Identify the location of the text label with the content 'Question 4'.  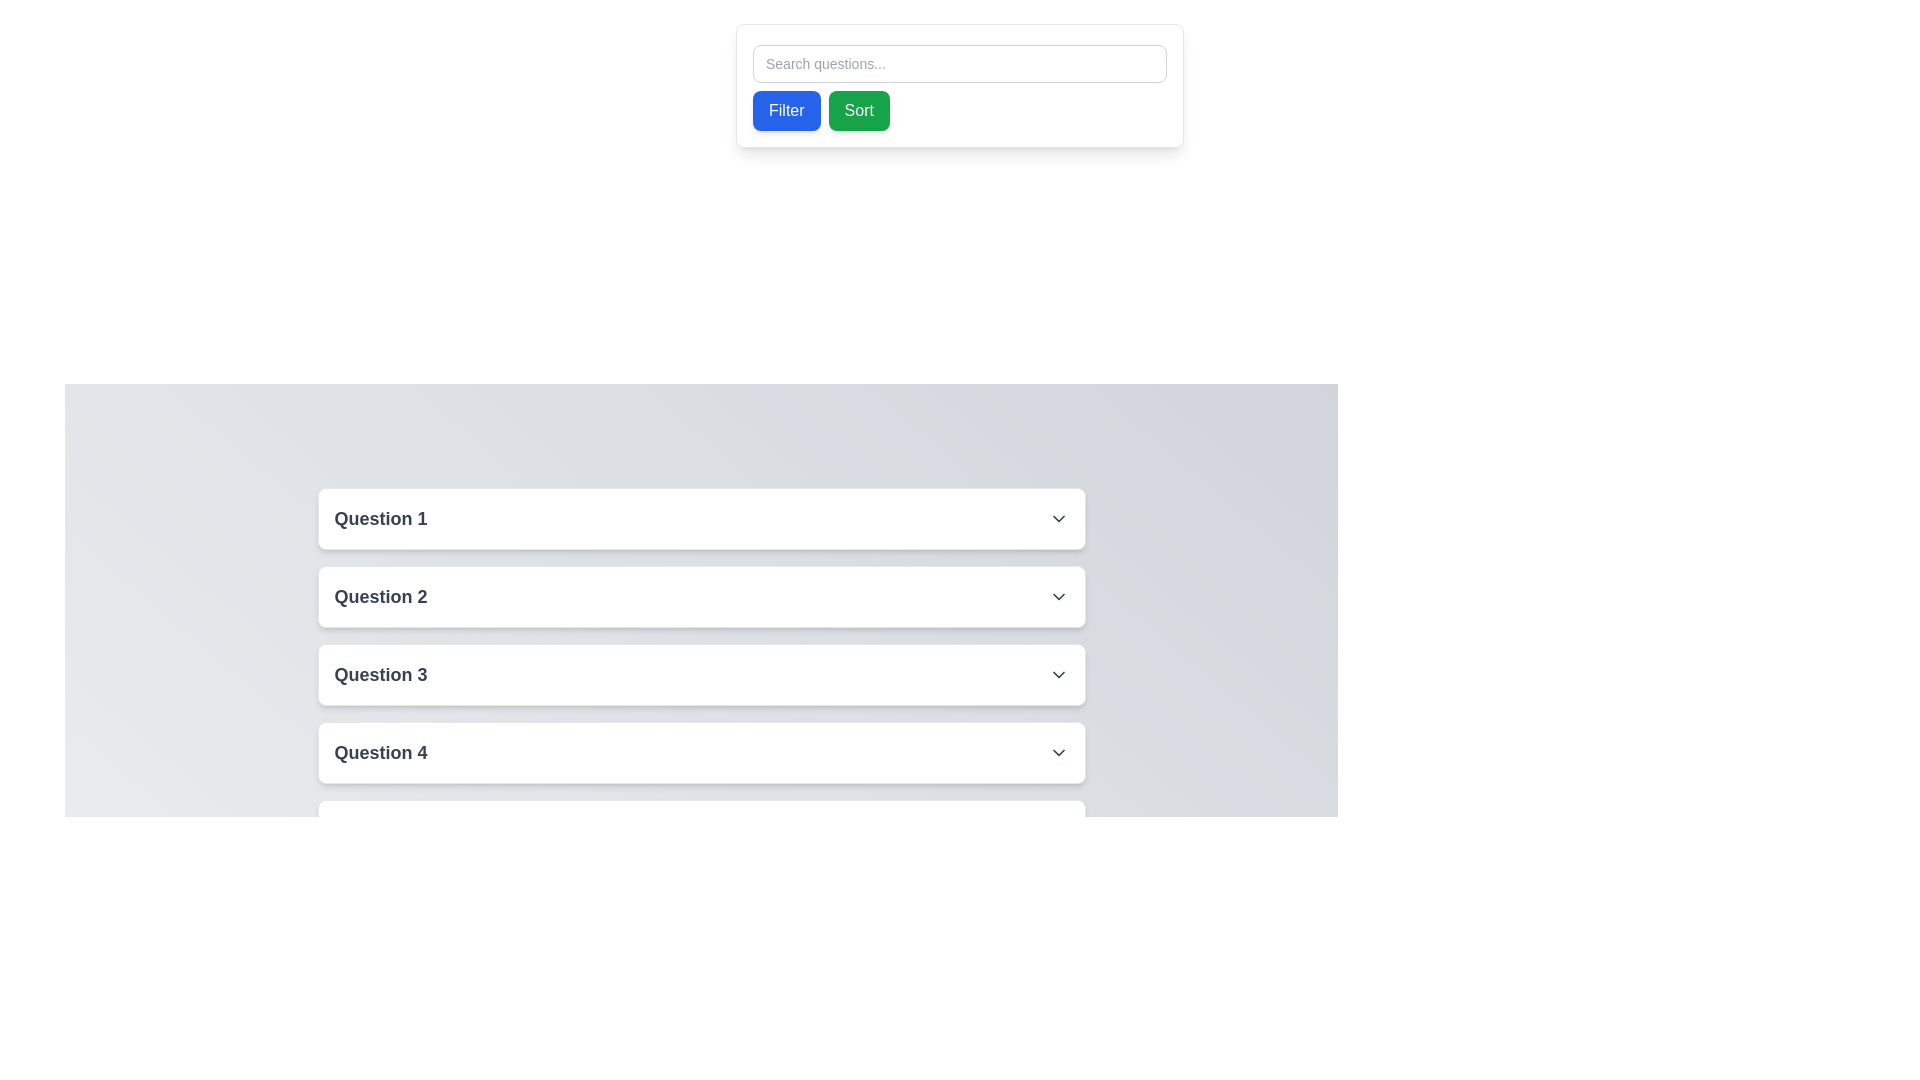
(380, 752).